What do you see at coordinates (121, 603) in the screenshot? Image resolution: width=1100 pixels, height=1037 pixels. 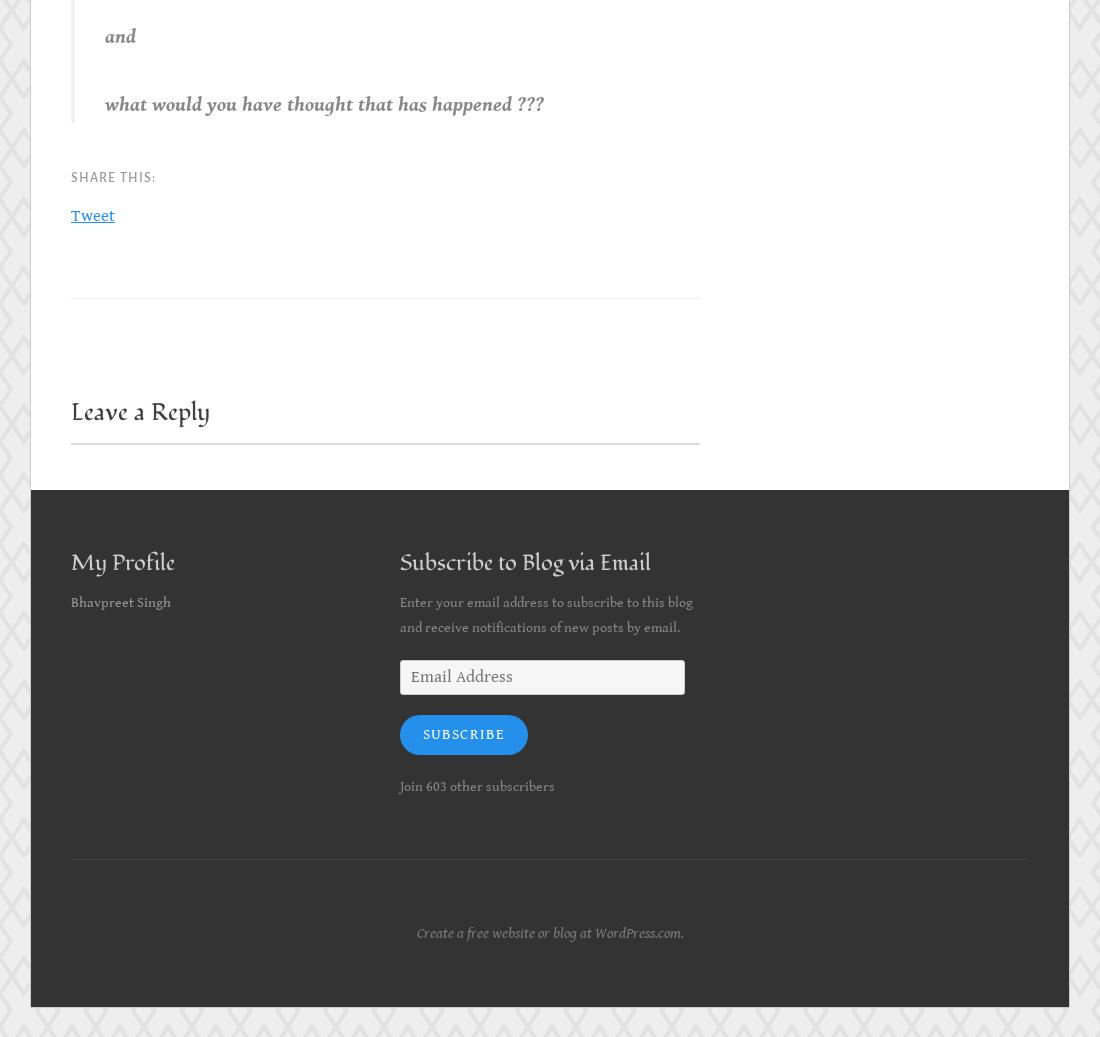 I see `'Bhavpreet Singh'` at bounding box center [121, 603].